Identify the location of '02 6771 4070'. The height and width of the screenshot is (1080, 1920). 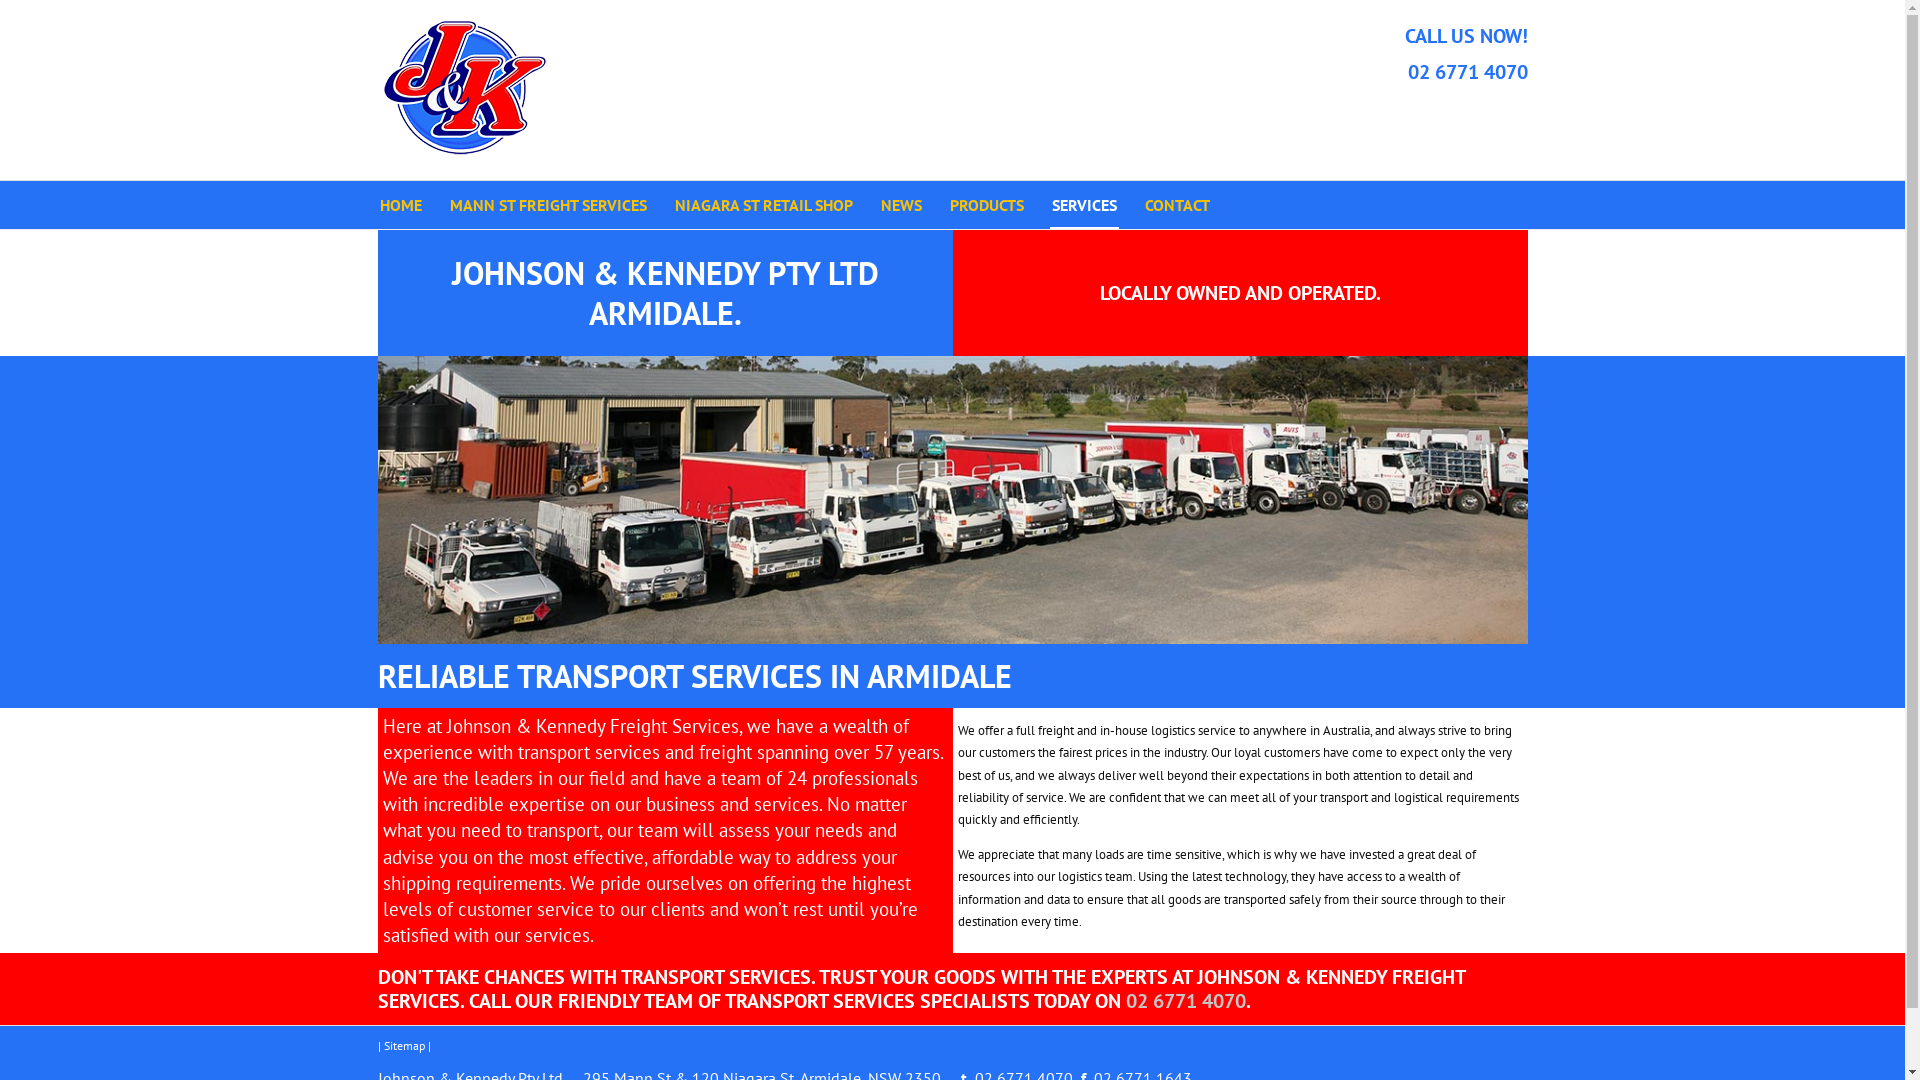
(1468, 71).